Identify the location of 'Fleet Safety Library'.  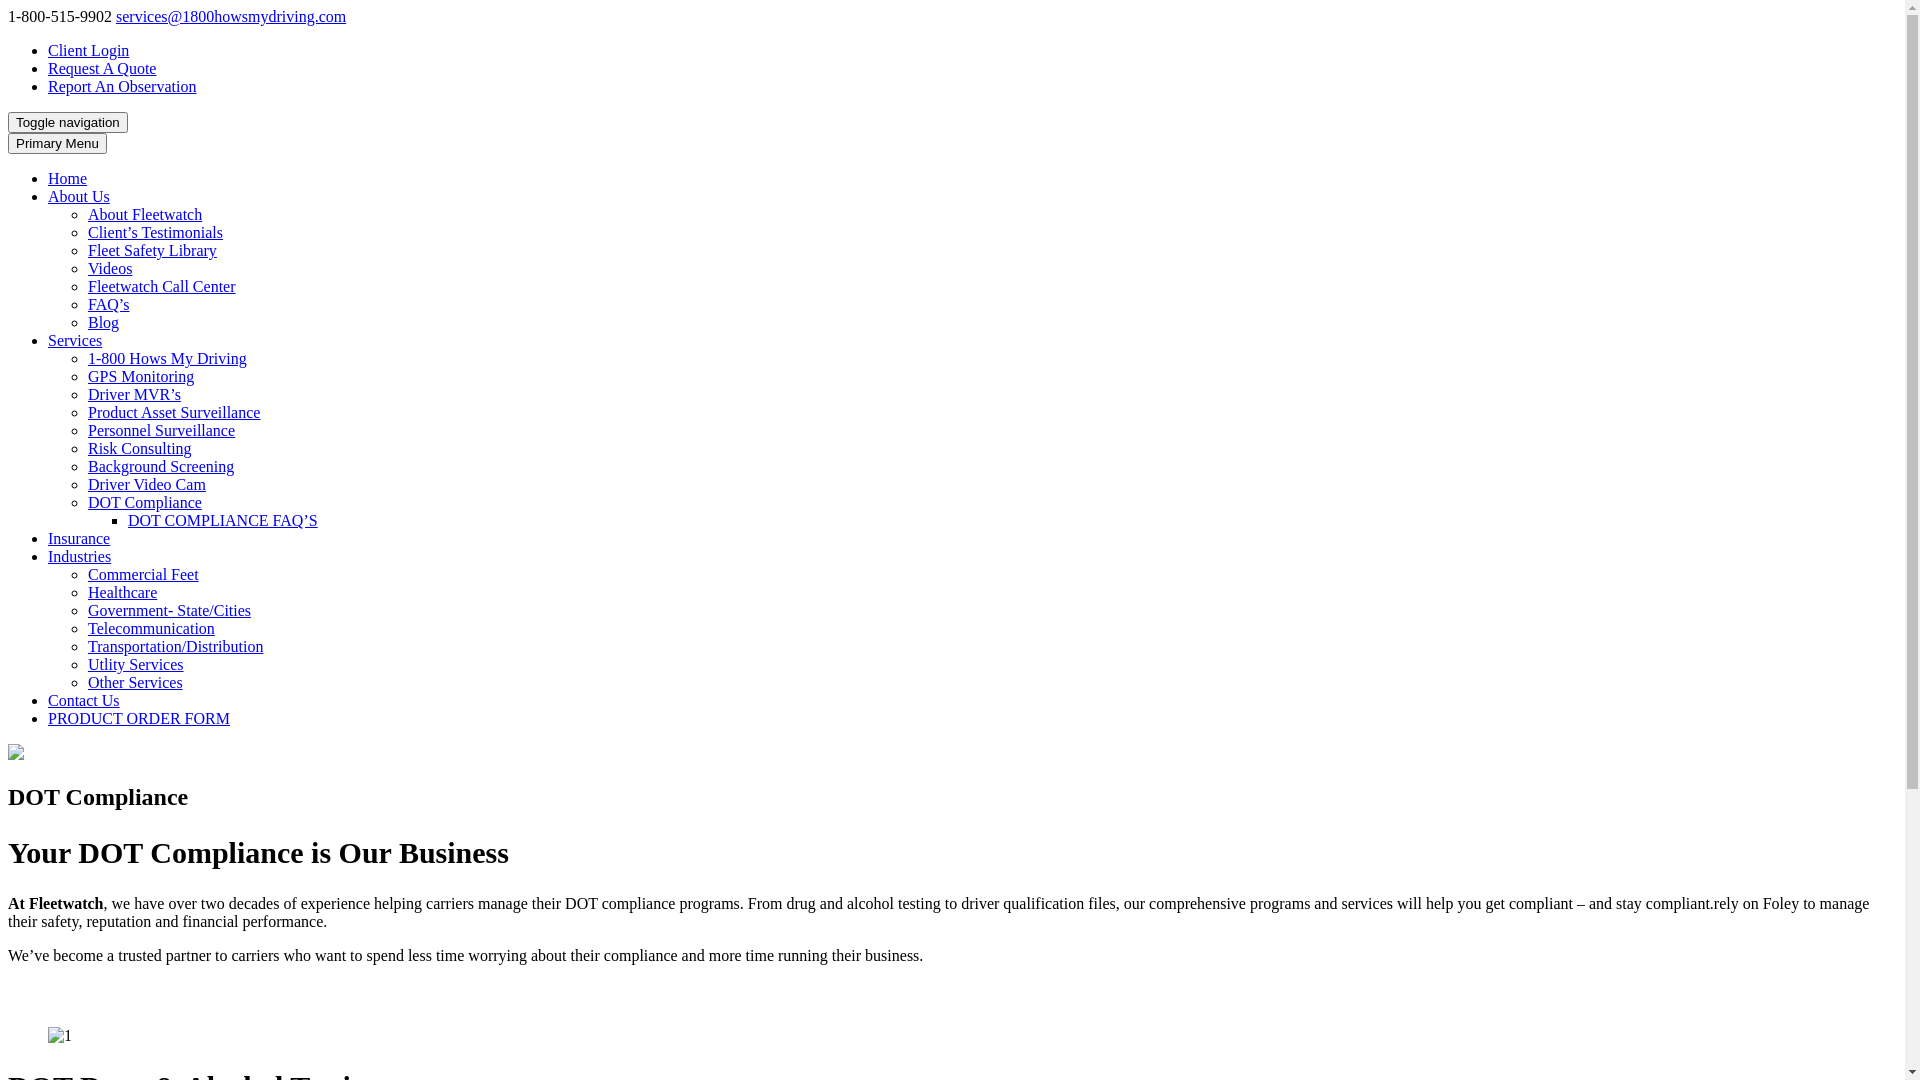
(86, 249).